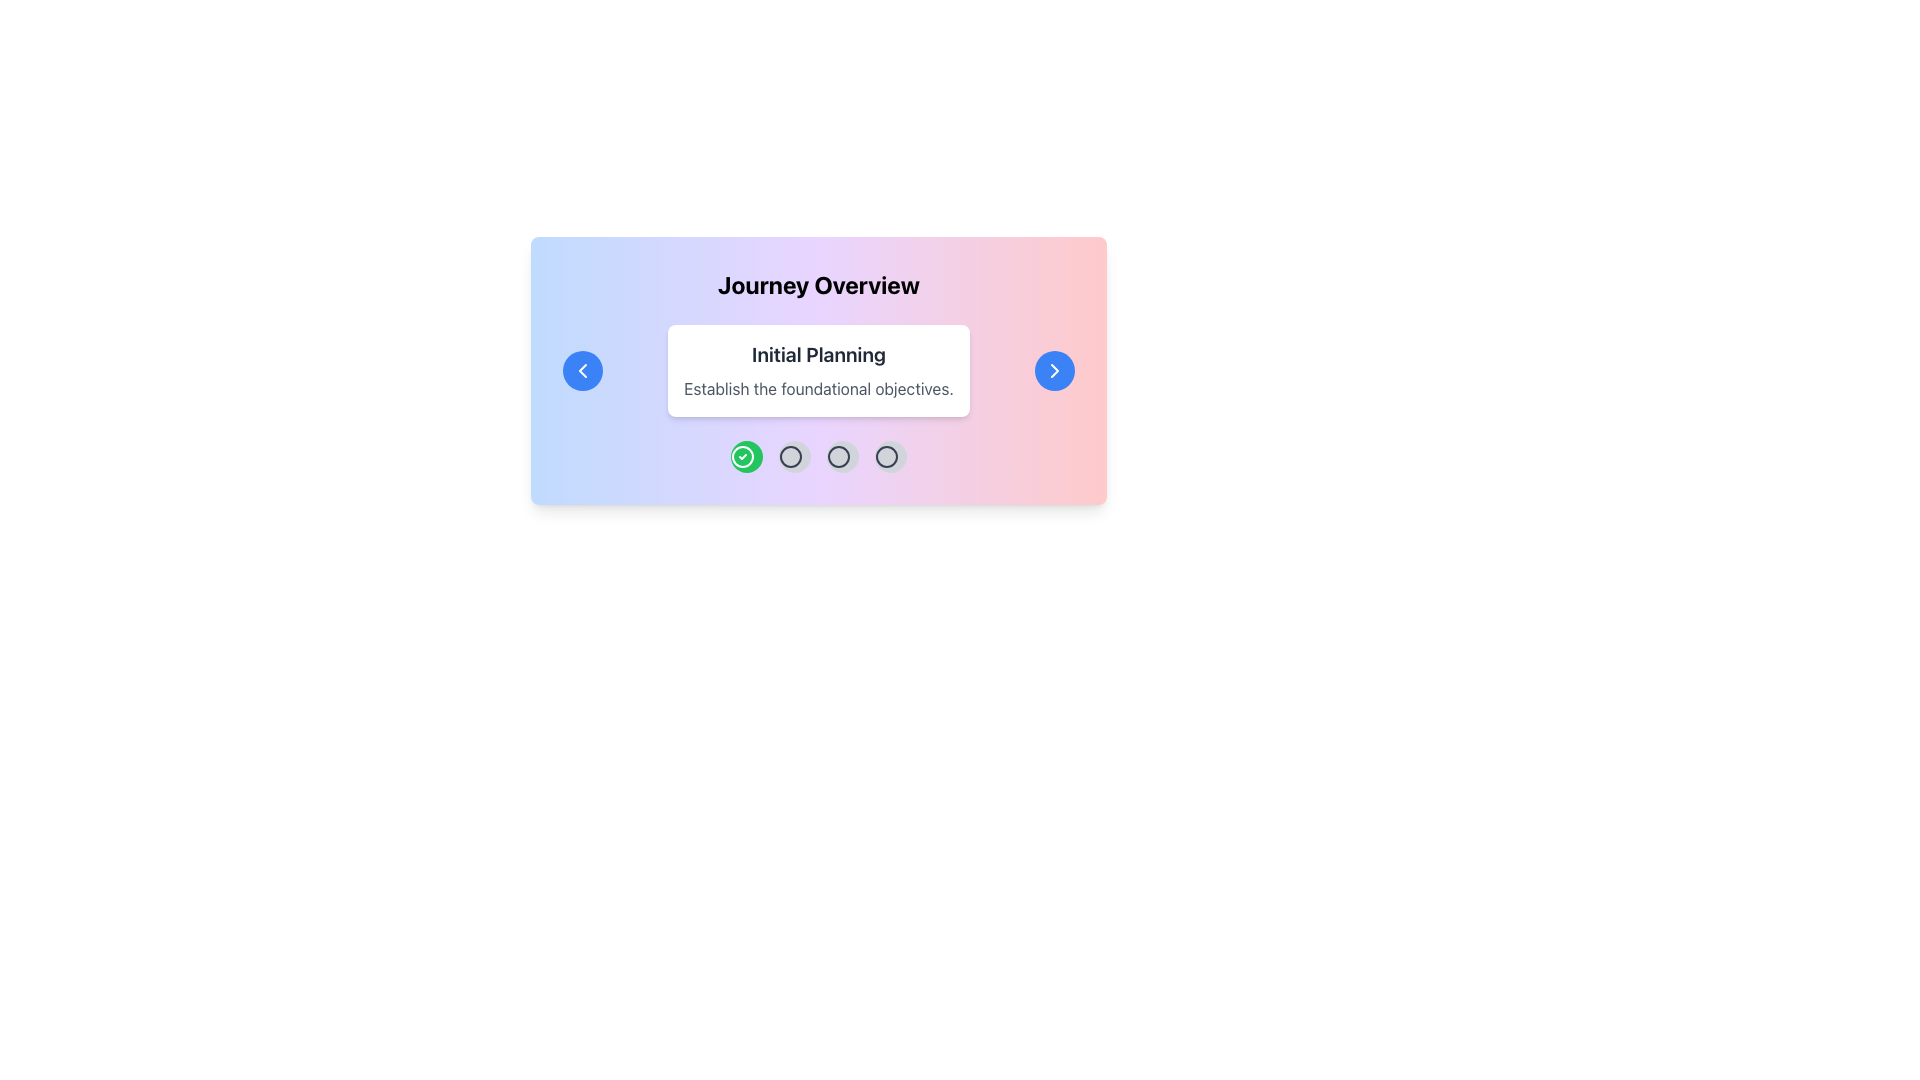 The width and height of the screenshot is (1920, 1080). What do you see at coordinates (746, 456) in the screenshot?
I see `the interactive round button with a green background and white checkmark icon` at bounding box center [746, 456].